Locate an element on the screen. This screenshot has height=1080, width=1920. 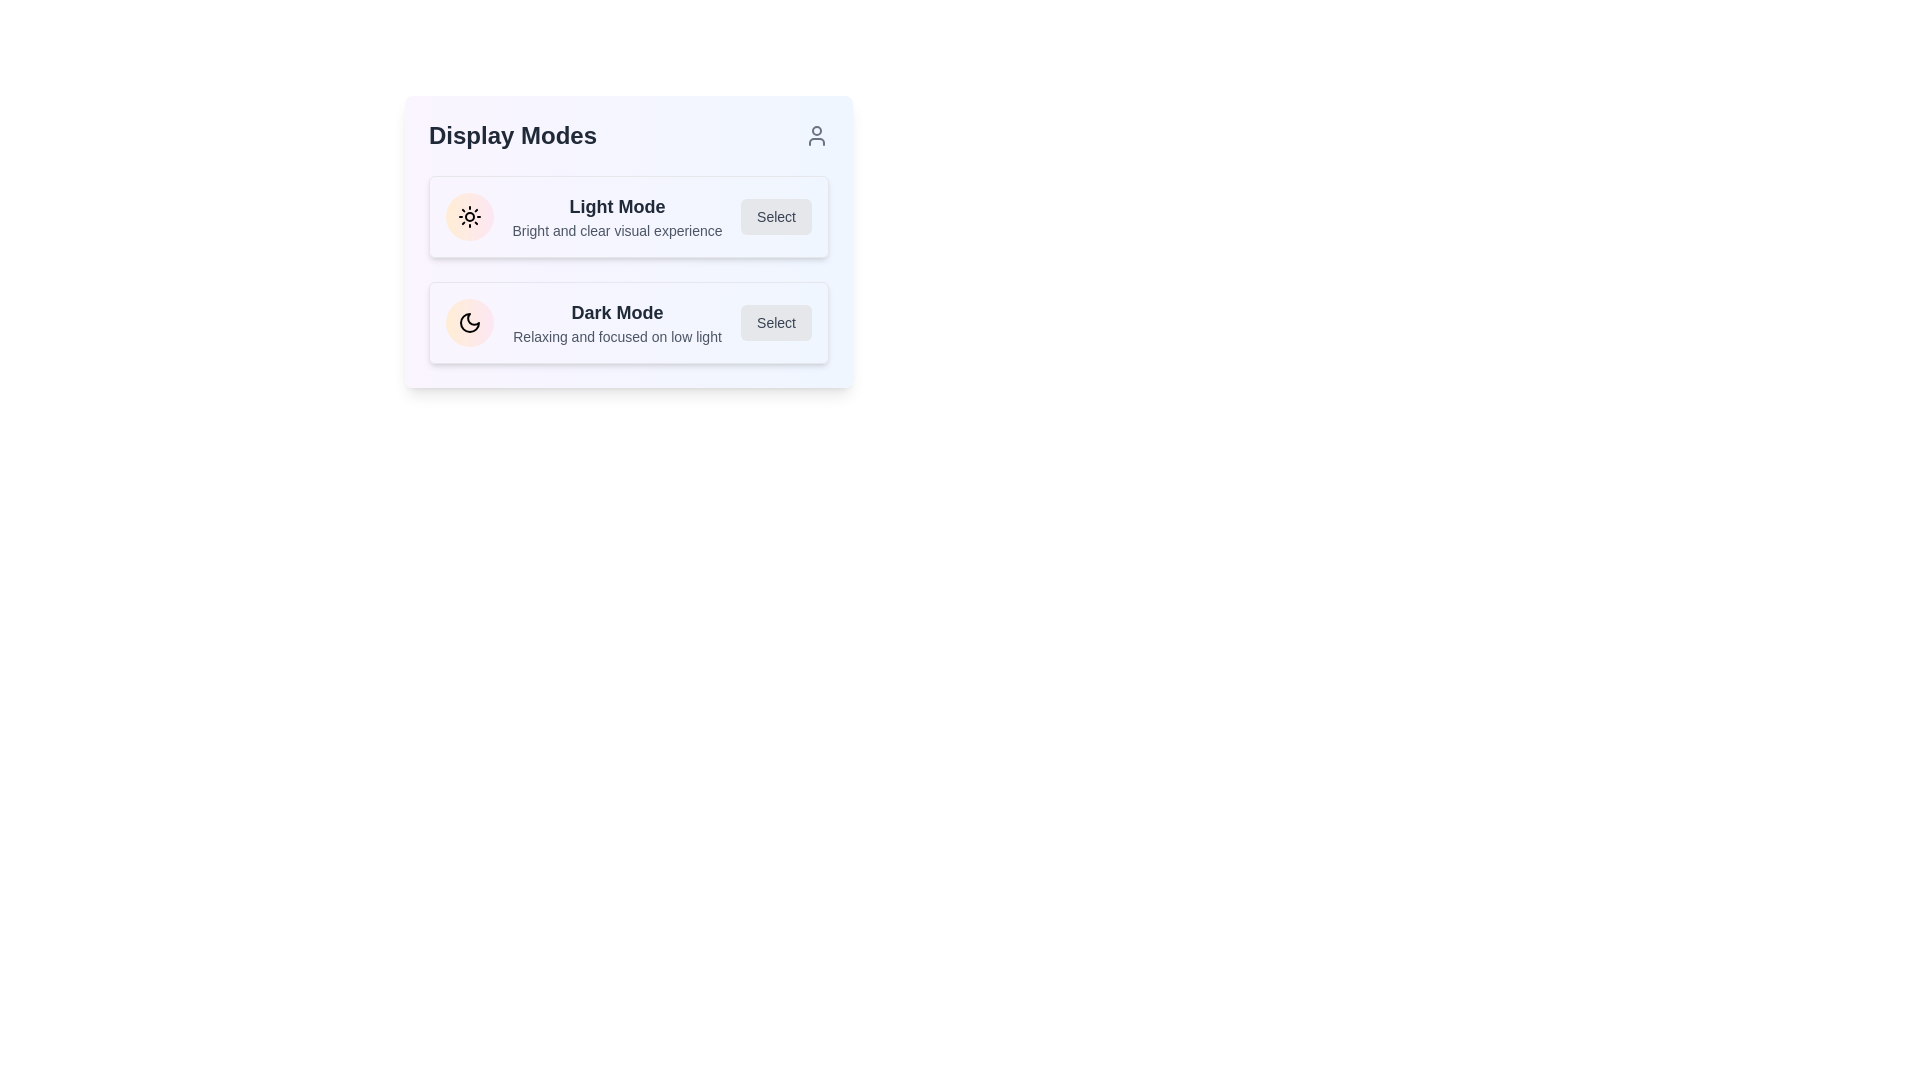
the 'Light Mode' icon located at the top-left of the 'Display Modes' modal to activate the display setting is located at coordinates (469, 216).